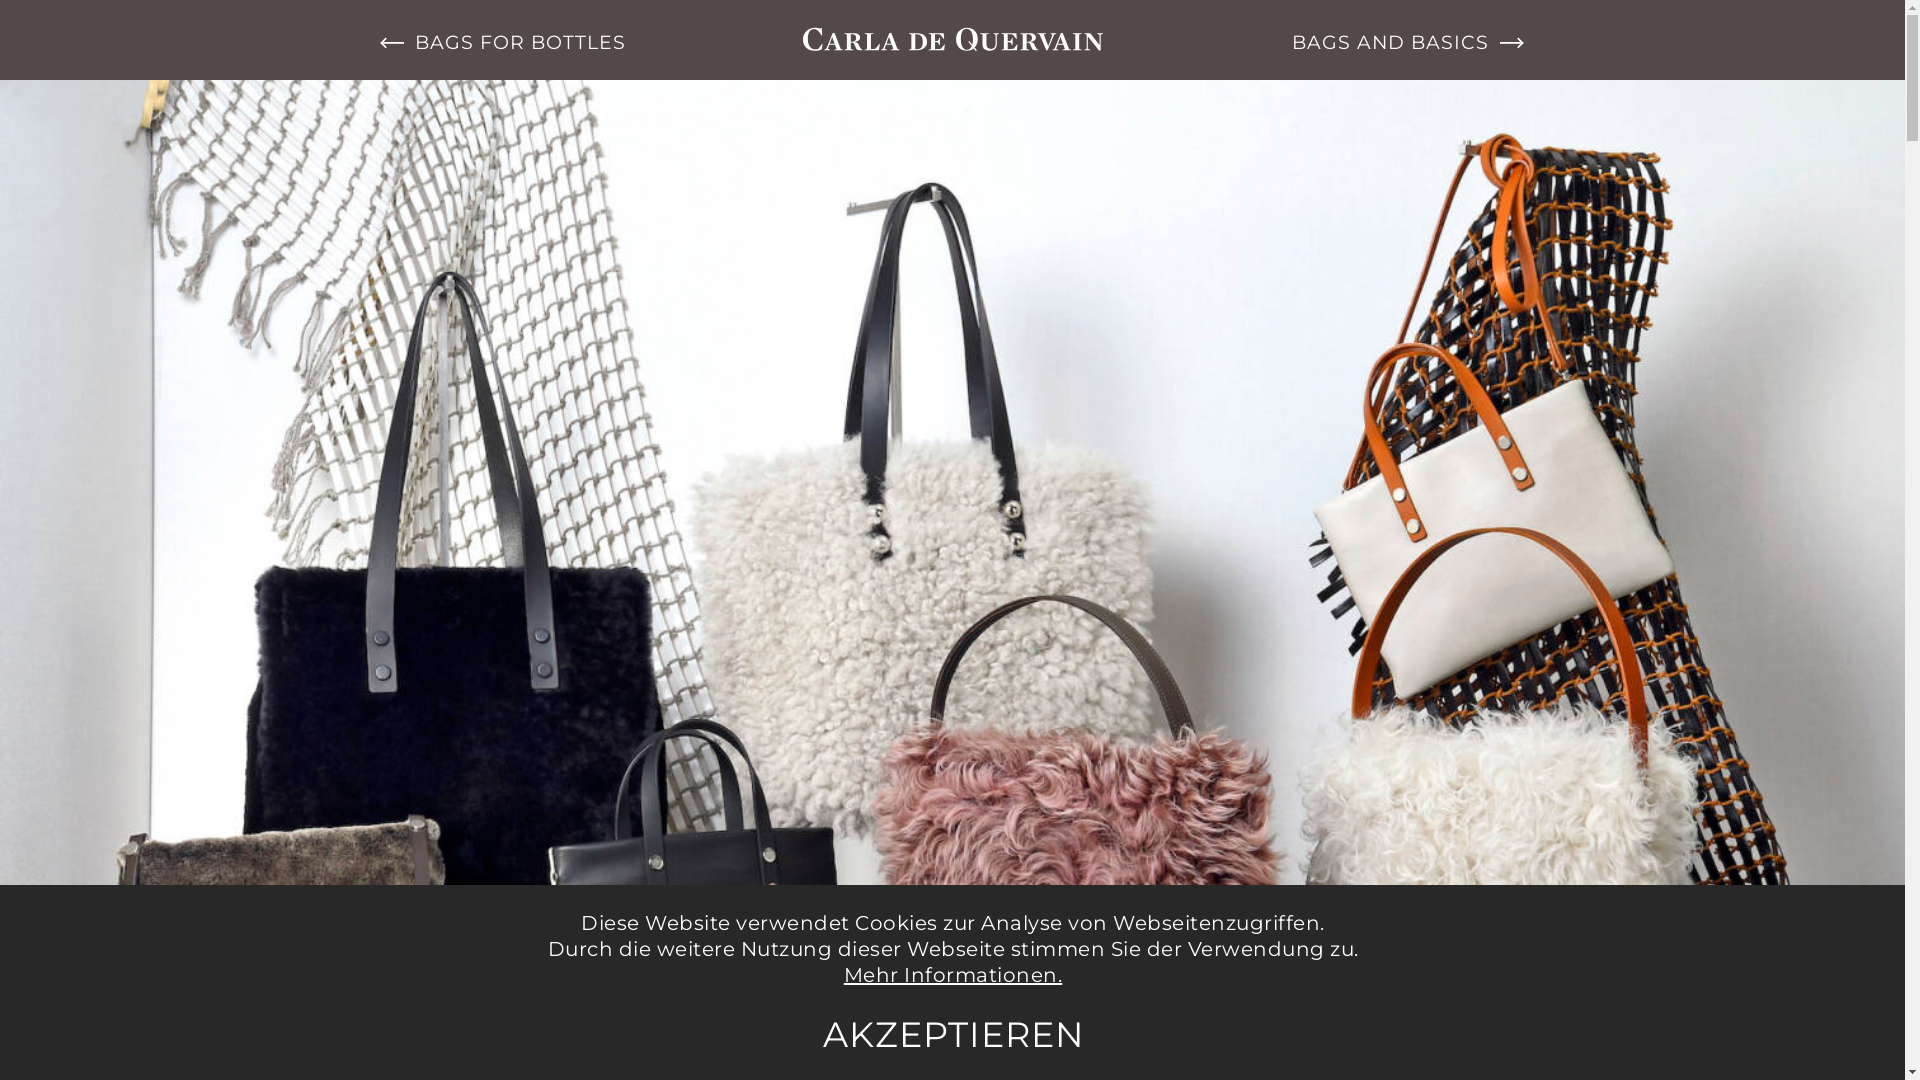 The height and width of the screenshot is (1080, 1920). What do you see at coordinates (952, 974) in the screenshot?
I see `'Mehr Informationen.'` at bounding box center [952, 974].